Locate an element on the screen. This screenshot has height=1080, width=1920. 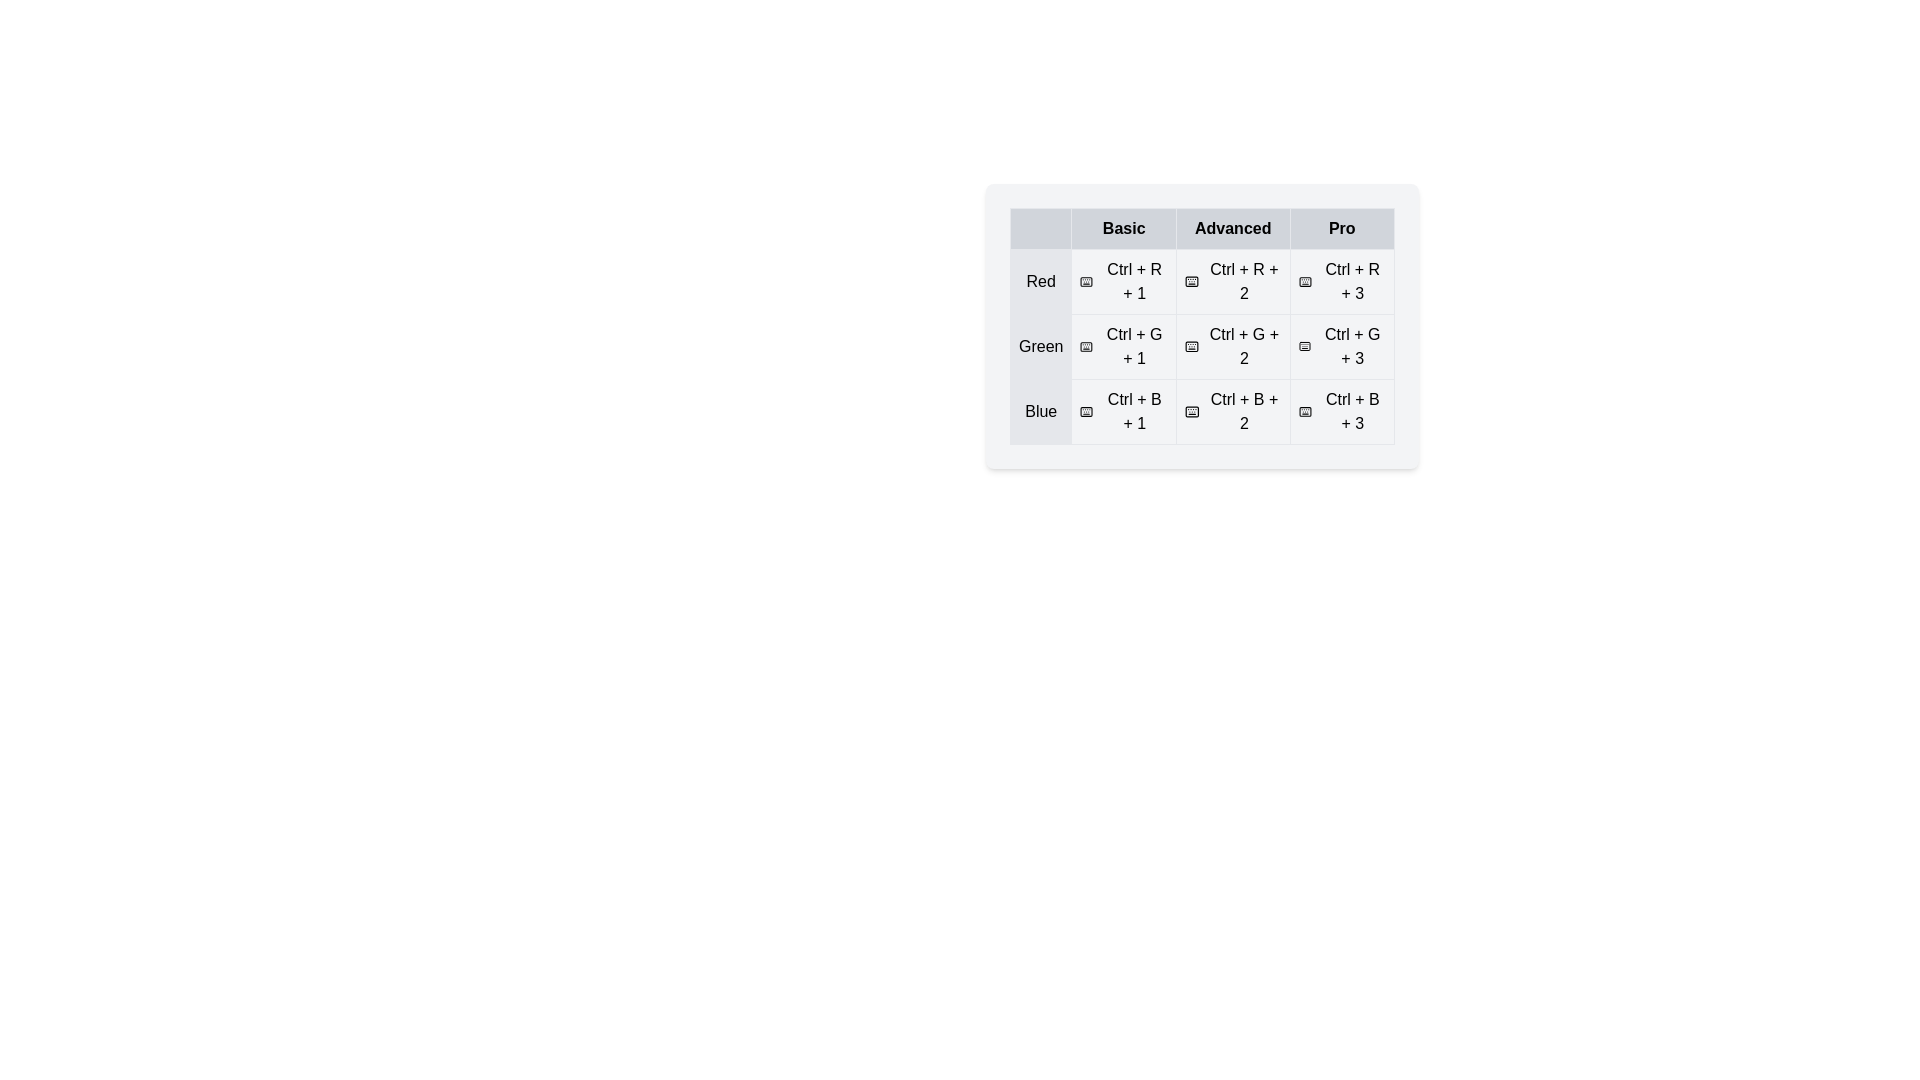
the Static content label displaying 'Ctrl + R + 1' with a keyboard icon, located in the first row labeled 'Red' and the first column labeled 'Basic' is located at coordinates (1124, 281).